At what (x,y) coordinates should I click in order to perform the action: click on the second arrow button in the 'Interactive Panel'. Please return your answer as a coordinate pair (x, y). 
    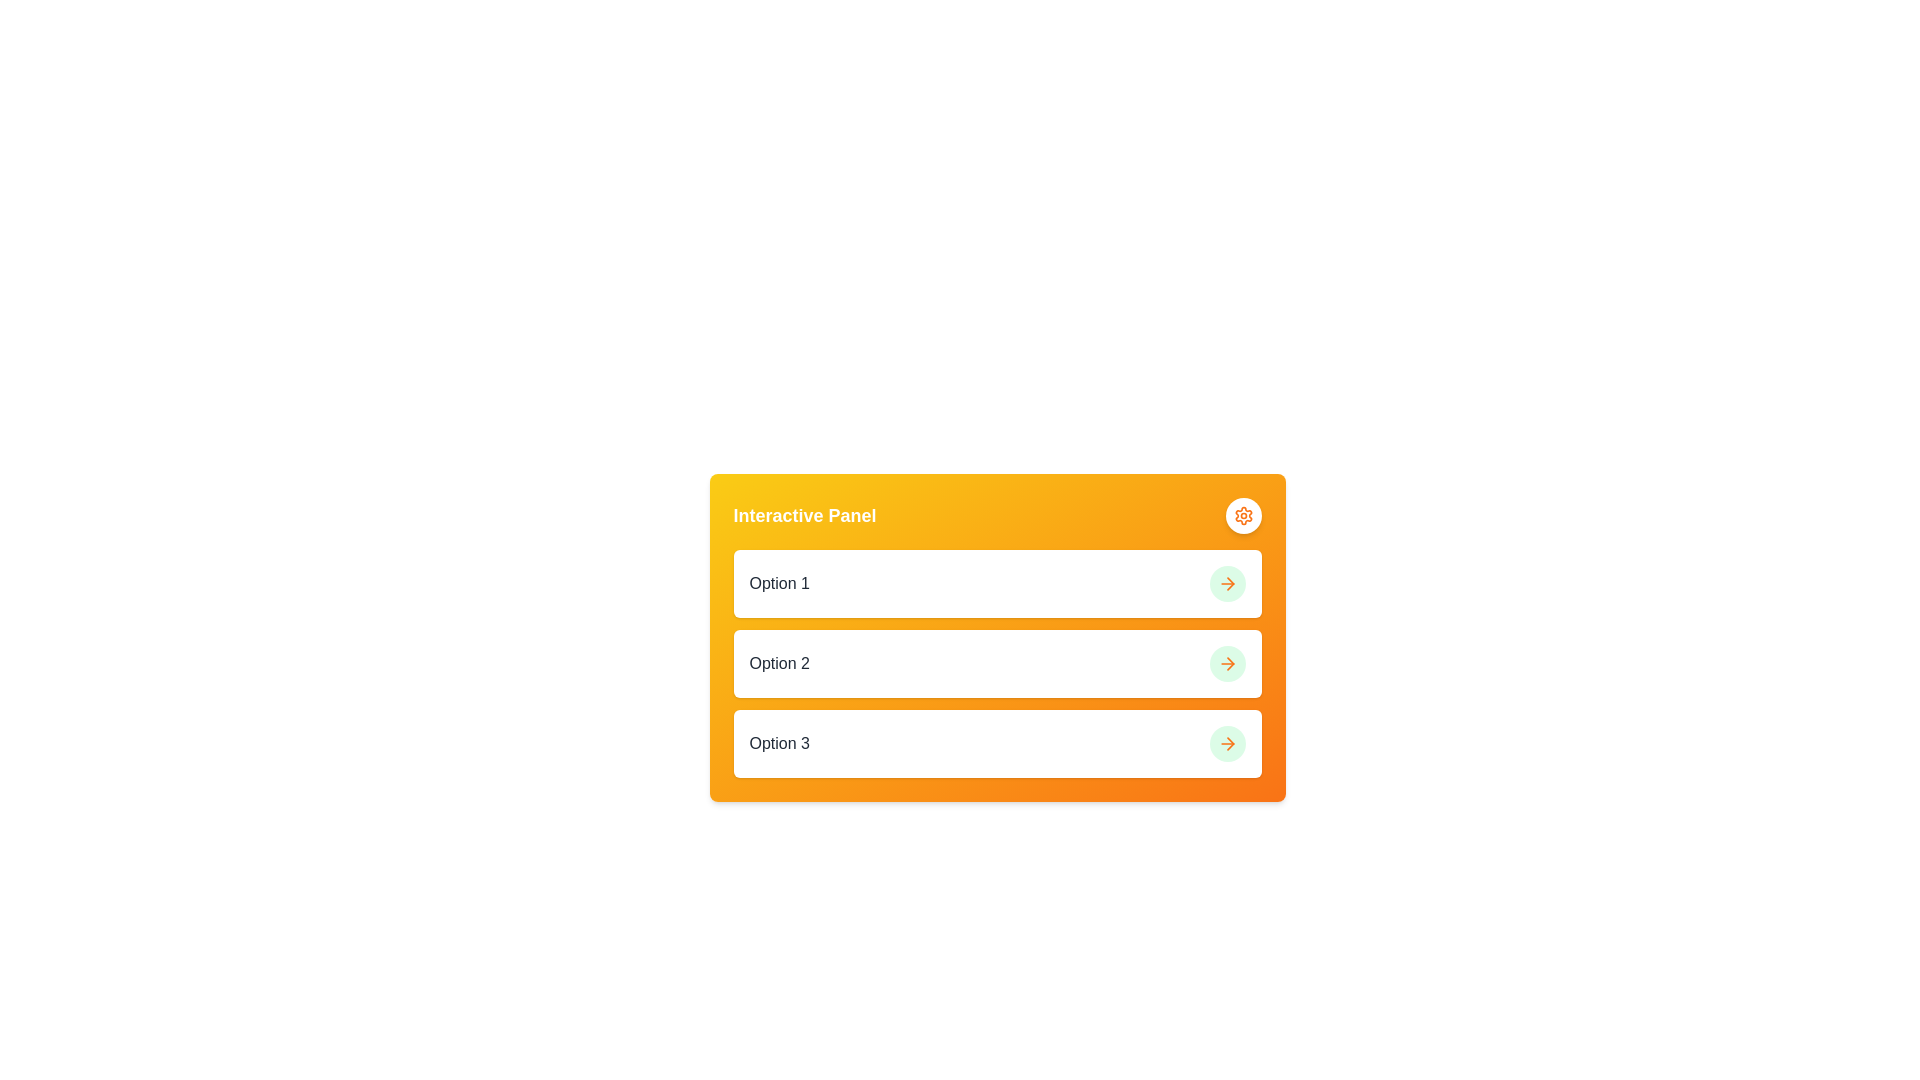
    Looking at the image, I should click on (1226, 663).